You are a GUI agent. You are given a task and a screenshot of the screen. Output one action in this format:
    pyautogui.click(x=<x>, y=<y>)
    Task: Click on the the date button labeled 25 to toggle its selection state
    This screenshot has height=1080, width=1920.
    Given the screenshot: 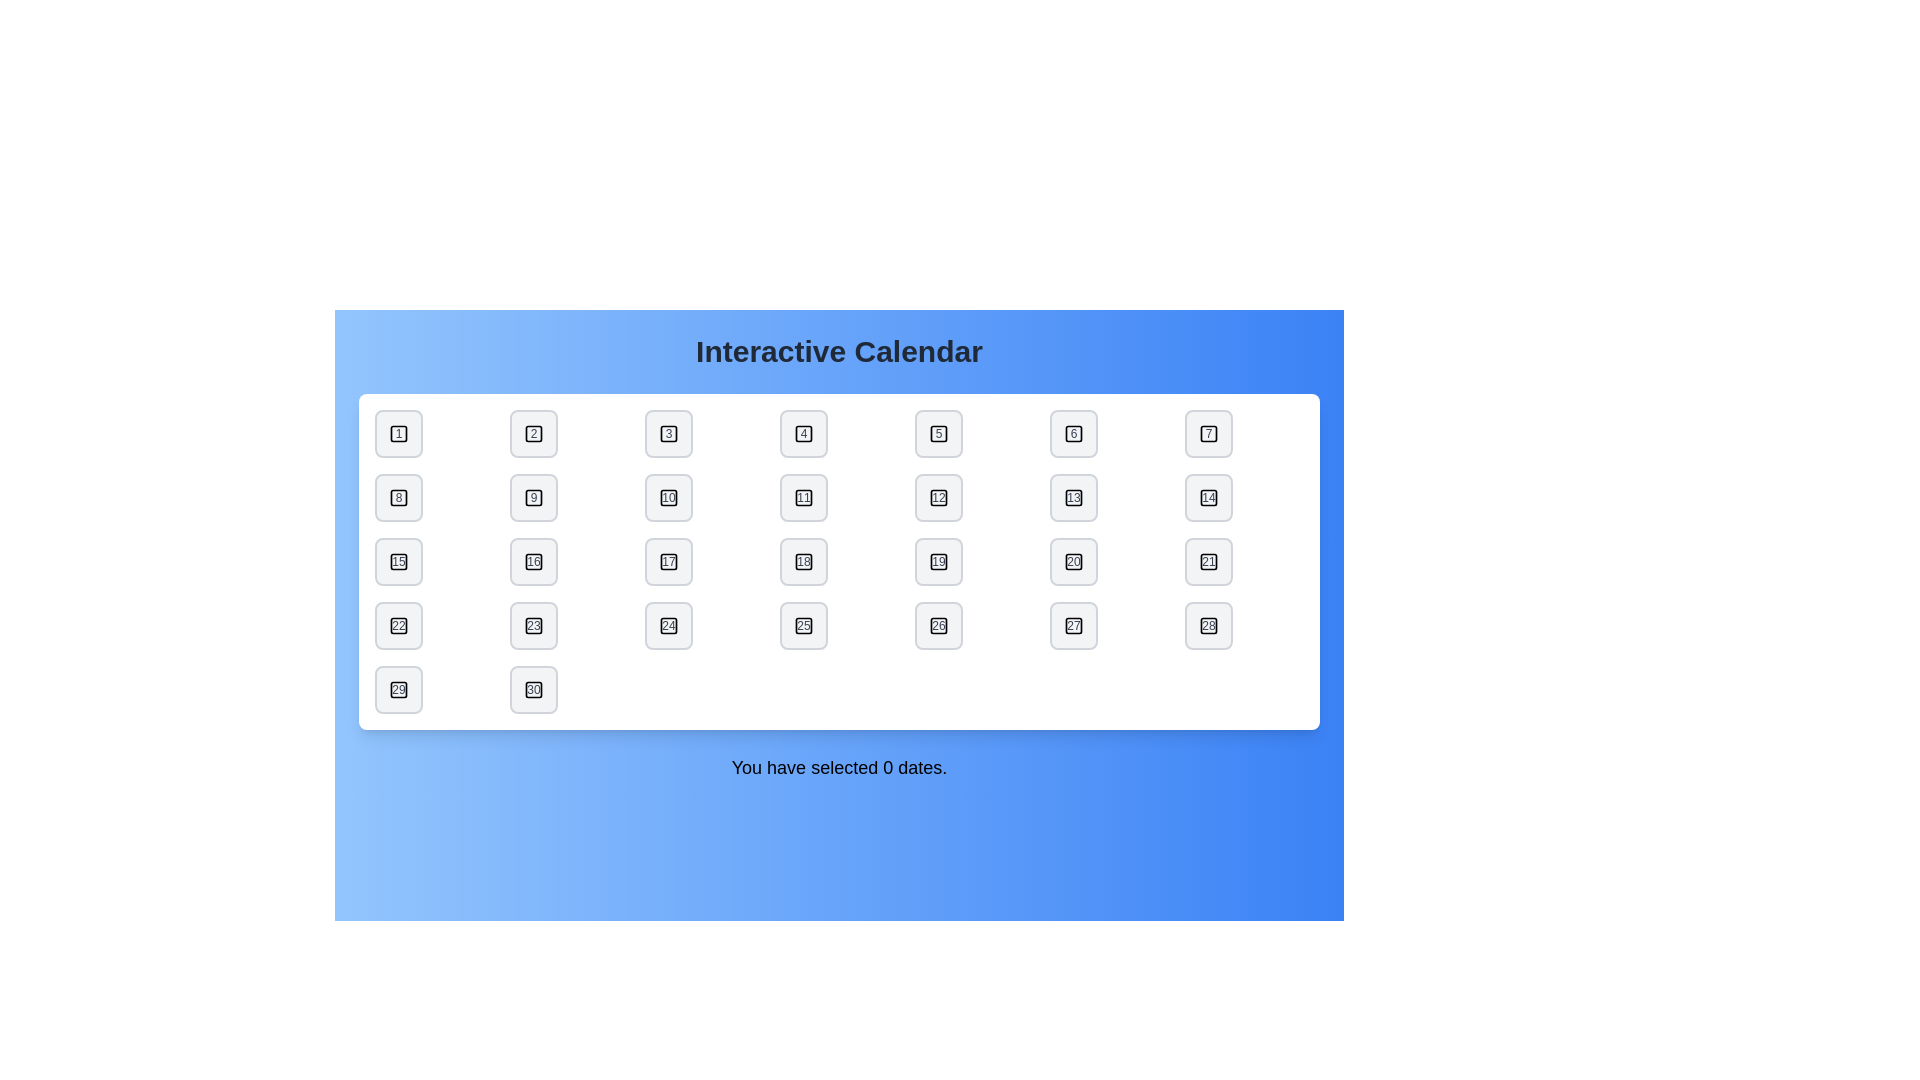 What is the action you would take?
    pyautogui.click(x=804, y=624)
    